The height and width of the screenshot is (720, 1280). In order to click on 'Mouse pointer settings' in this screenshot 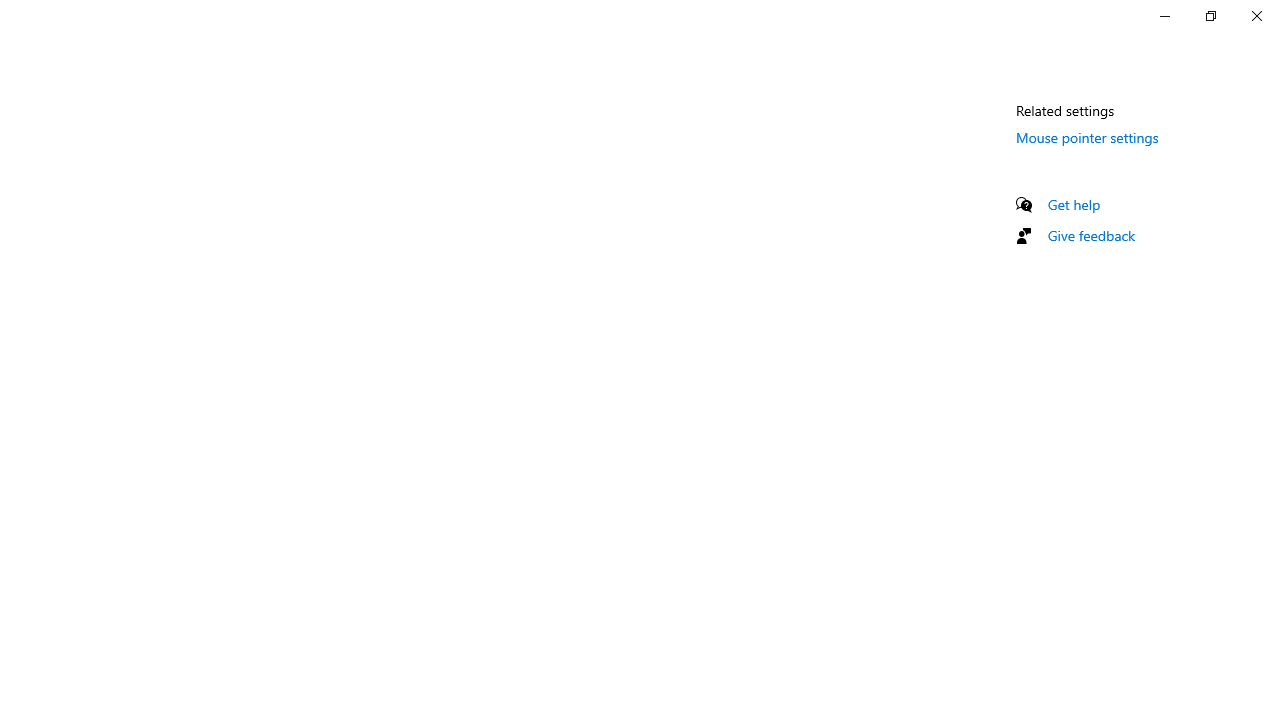, I will do `click(1086, 136)`.